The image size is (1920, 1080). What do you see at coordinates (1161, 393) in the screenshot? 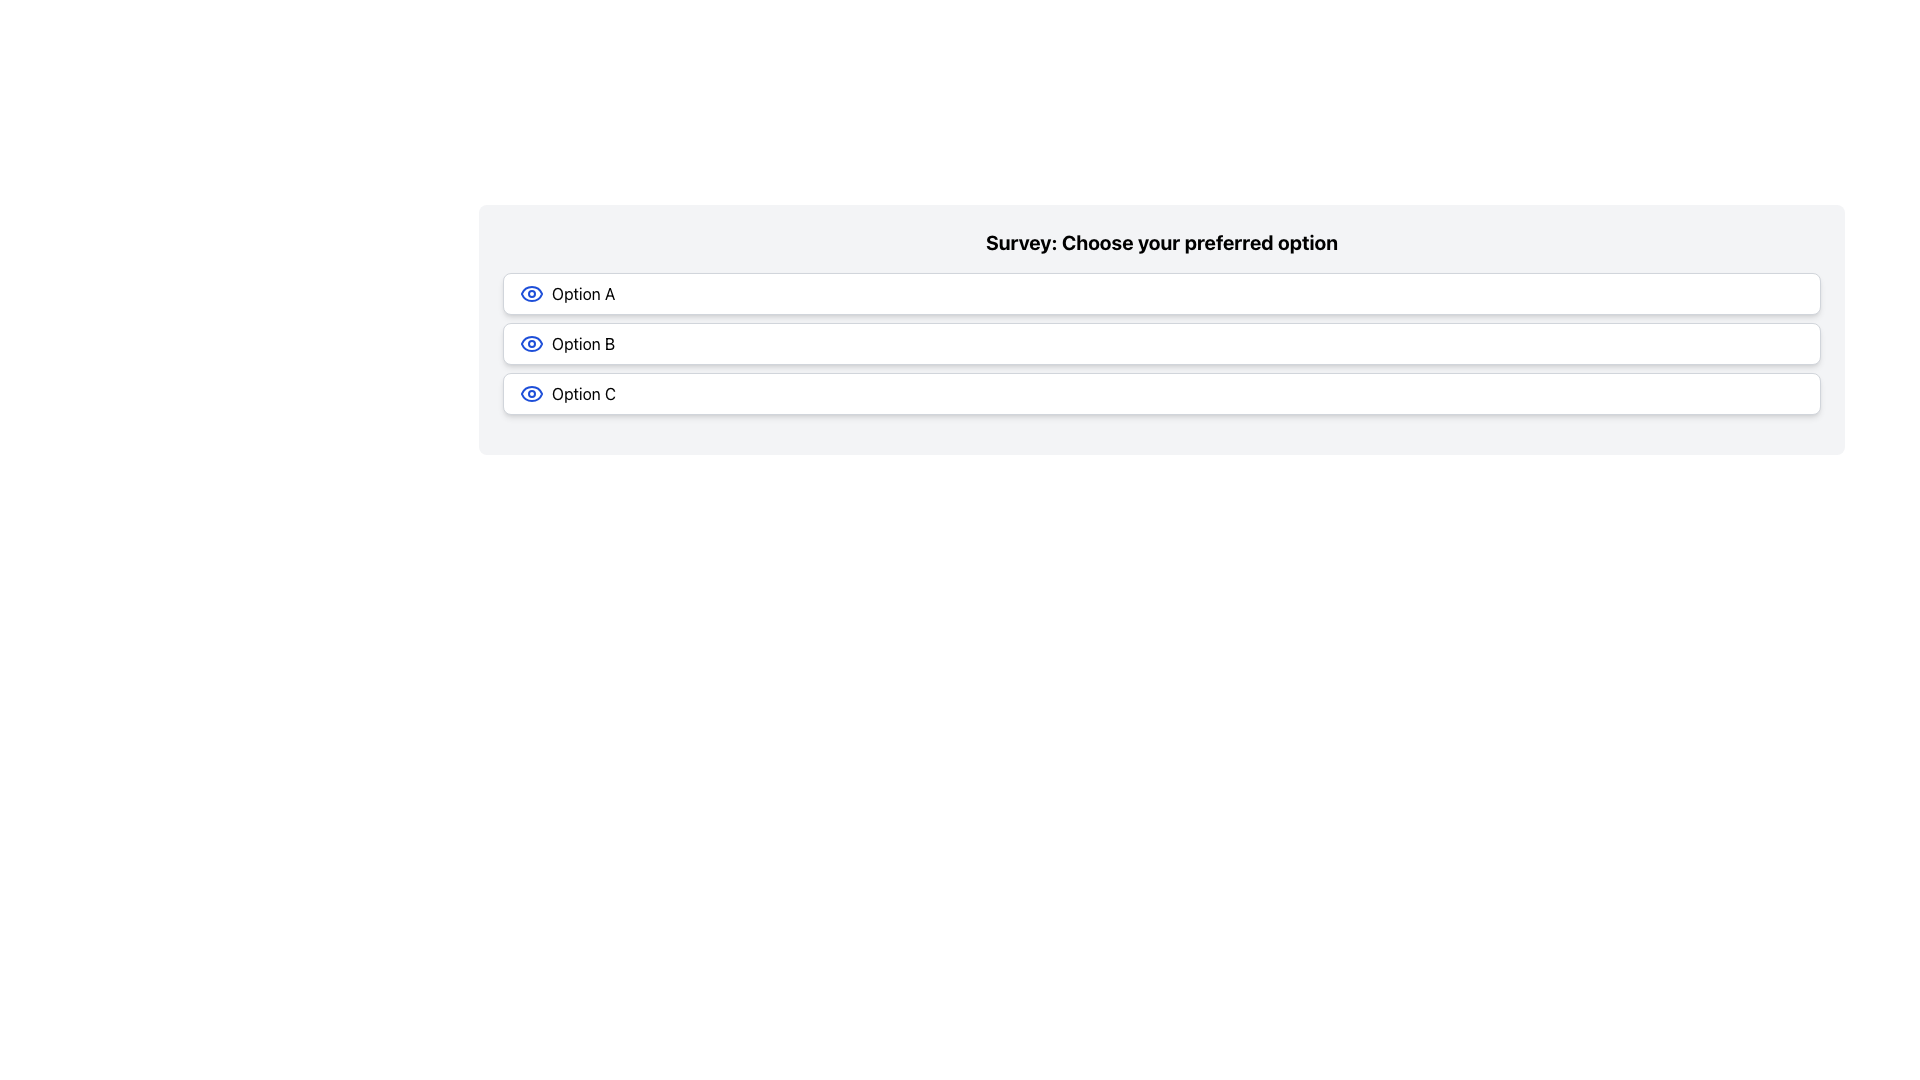
I see `the Button labeled 'Option C', which is the third option under the 'Survey: Choose your preferred option' section` at bounding box center [1161, 393].